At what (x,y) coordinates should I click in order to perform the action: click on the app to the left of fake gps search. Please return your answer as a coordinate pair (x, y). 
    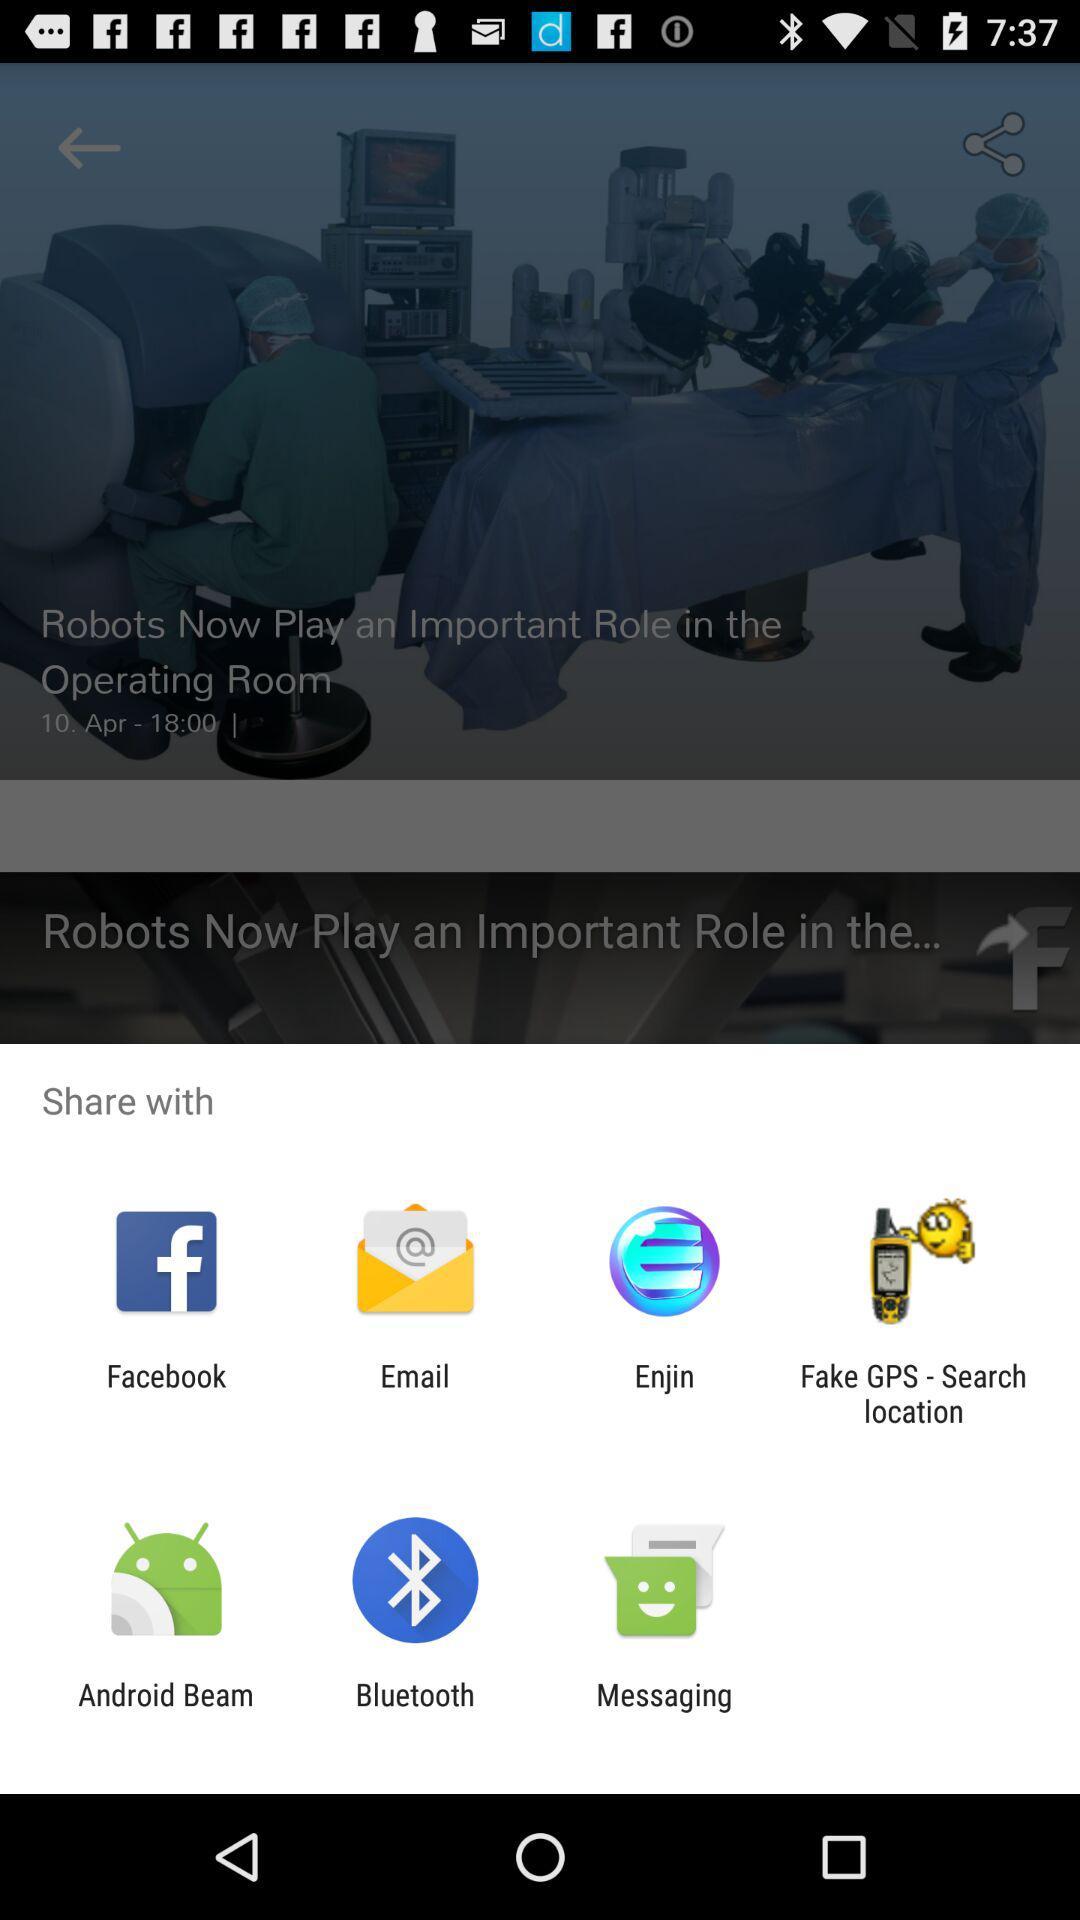
    Looking at the image, I should click on (664, 1392).